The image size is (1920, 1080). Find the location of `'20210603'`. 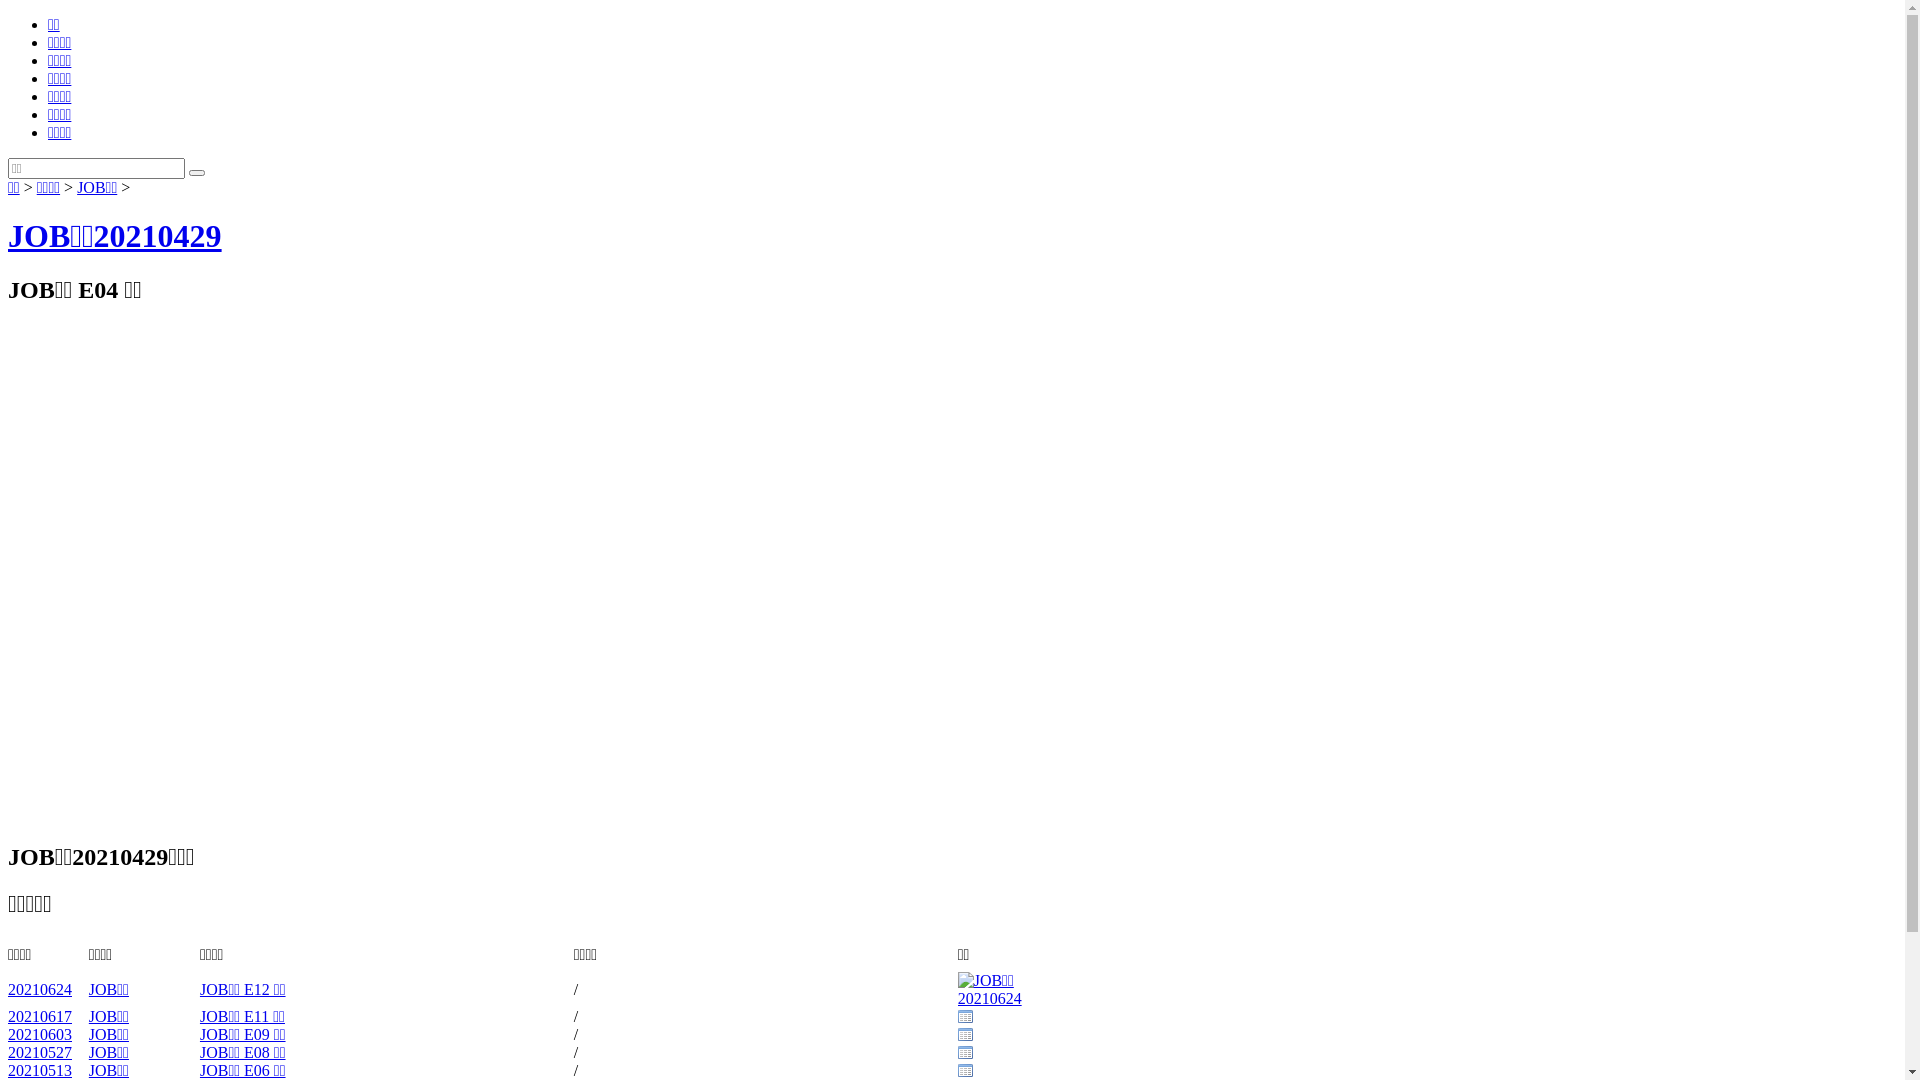

'20210603' is located at coordinates (39, 1034).